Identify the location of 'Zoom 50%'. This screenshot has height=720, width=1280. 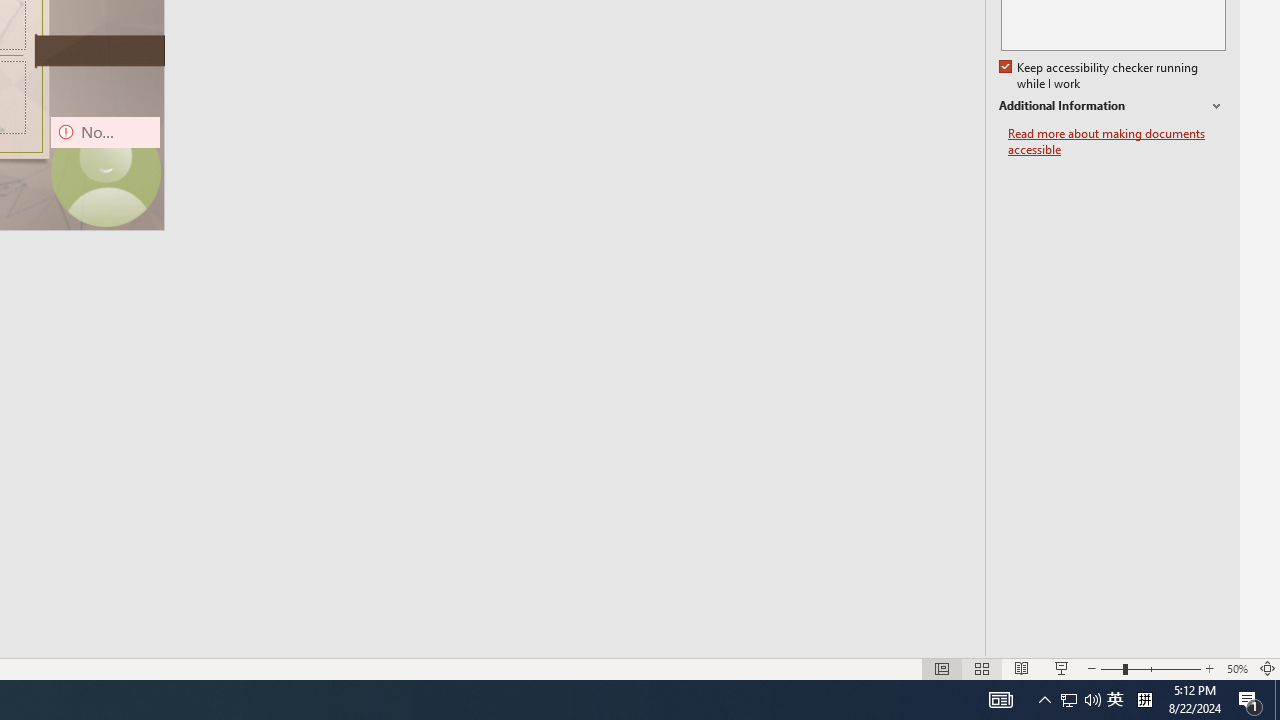
(1236, 669).